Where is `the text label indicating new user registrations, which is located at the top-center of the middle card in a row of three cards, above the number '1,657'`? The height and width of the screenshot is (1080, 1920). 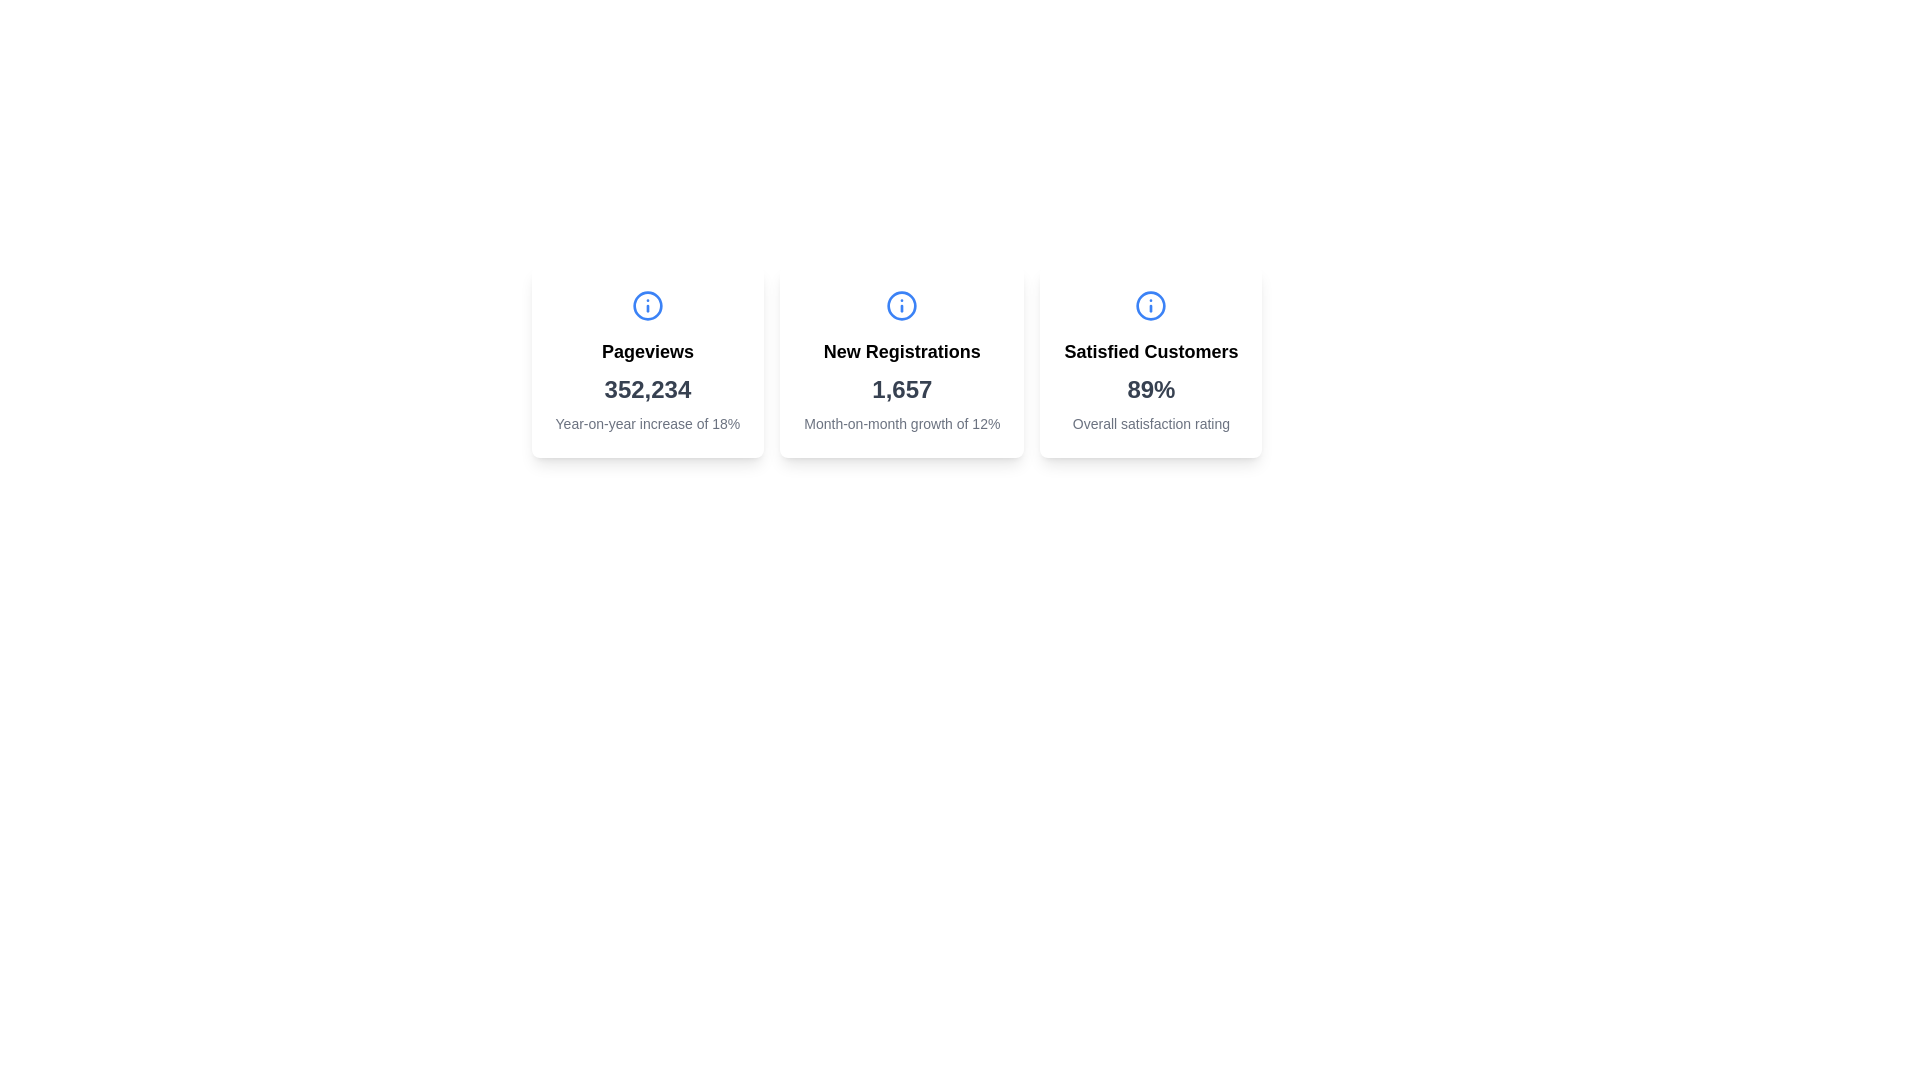 the text label indicating new user registrations, which is located at the top-center of the middle card in a row of three cards, above the number '1,657' is located at coordinates (901, 350).